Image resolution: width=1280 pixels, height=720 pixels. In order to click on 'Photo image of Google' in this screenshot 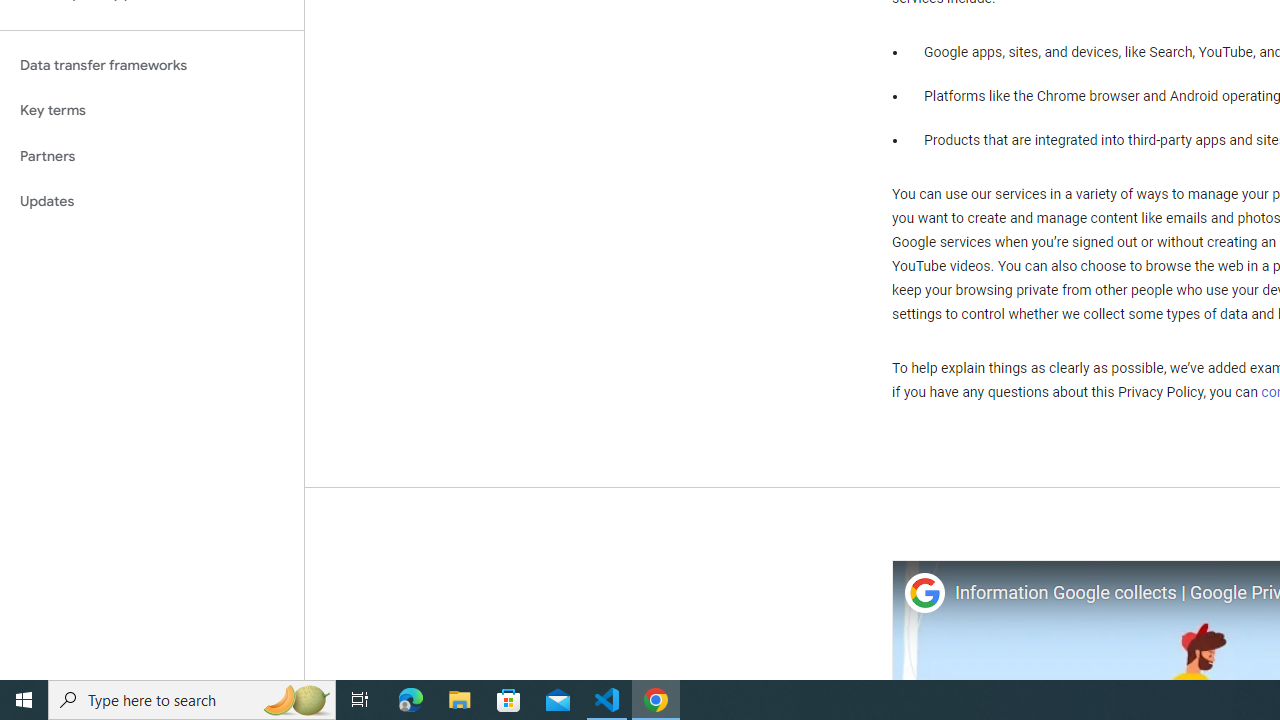, I will do `click(923, 592)`.